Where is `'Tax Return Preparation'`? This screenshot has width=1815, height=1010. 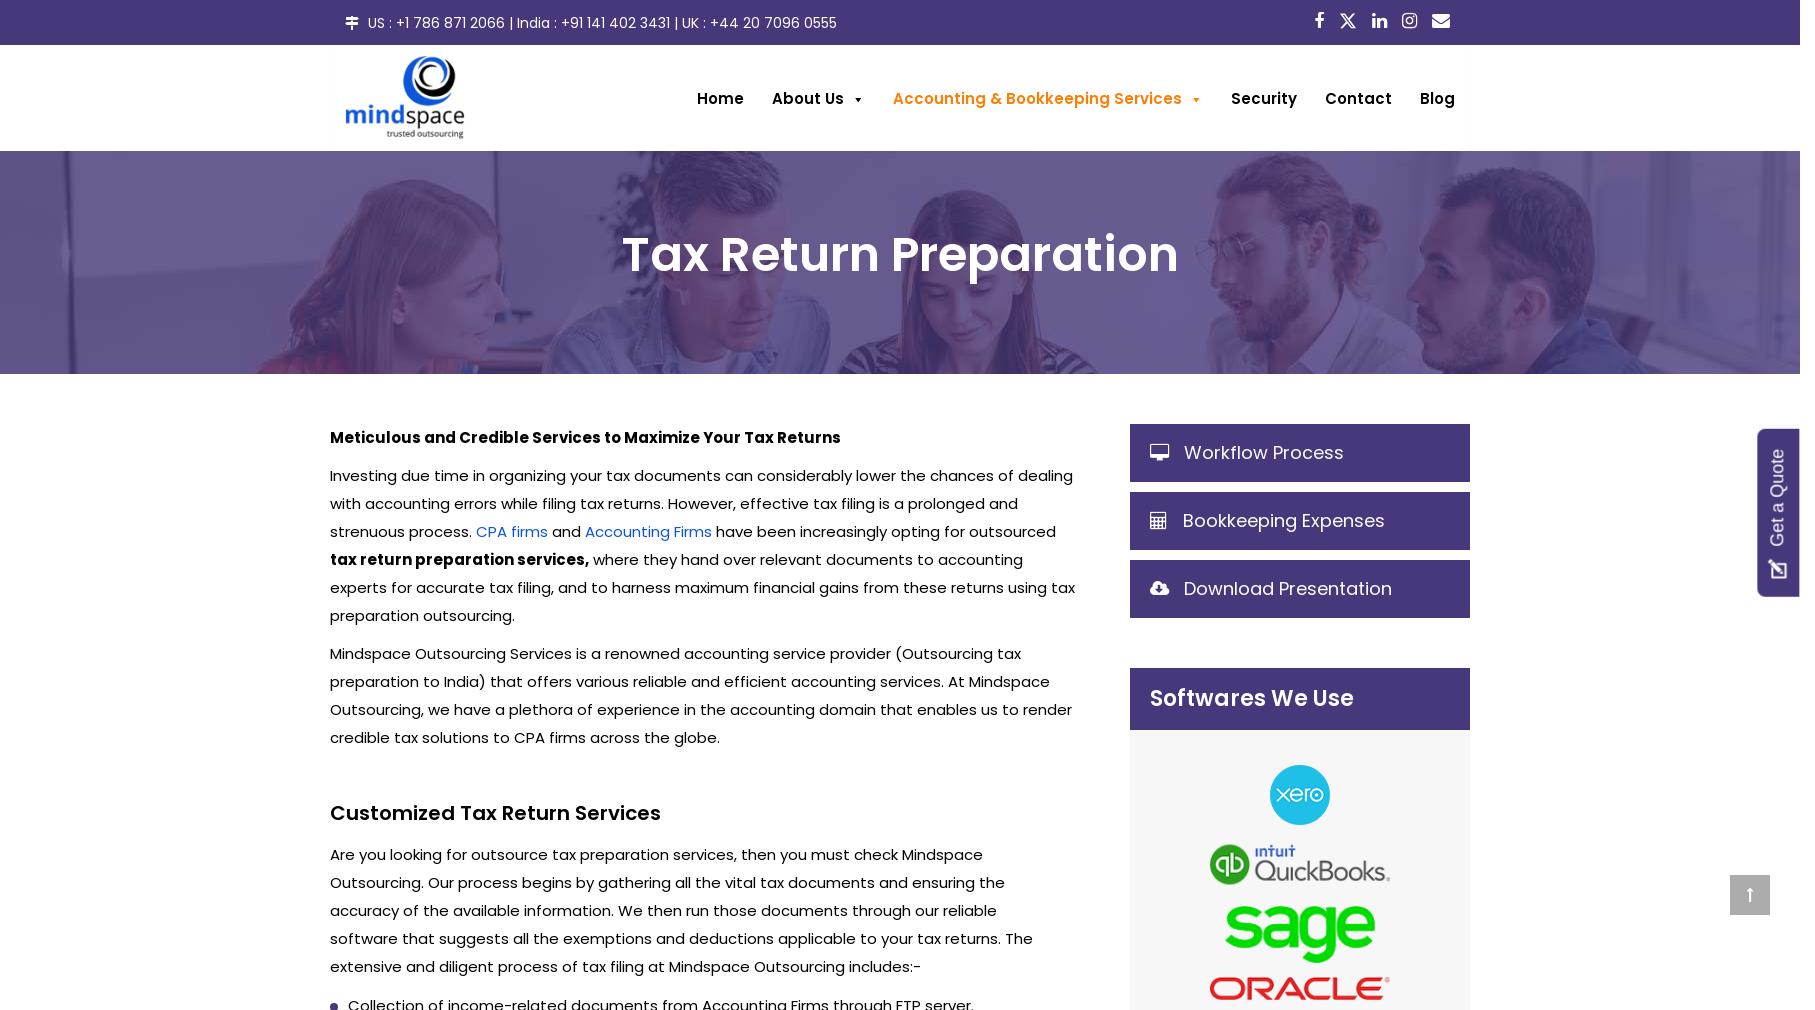 'Tax Return Preparation' is located at coordinates (619, 252).